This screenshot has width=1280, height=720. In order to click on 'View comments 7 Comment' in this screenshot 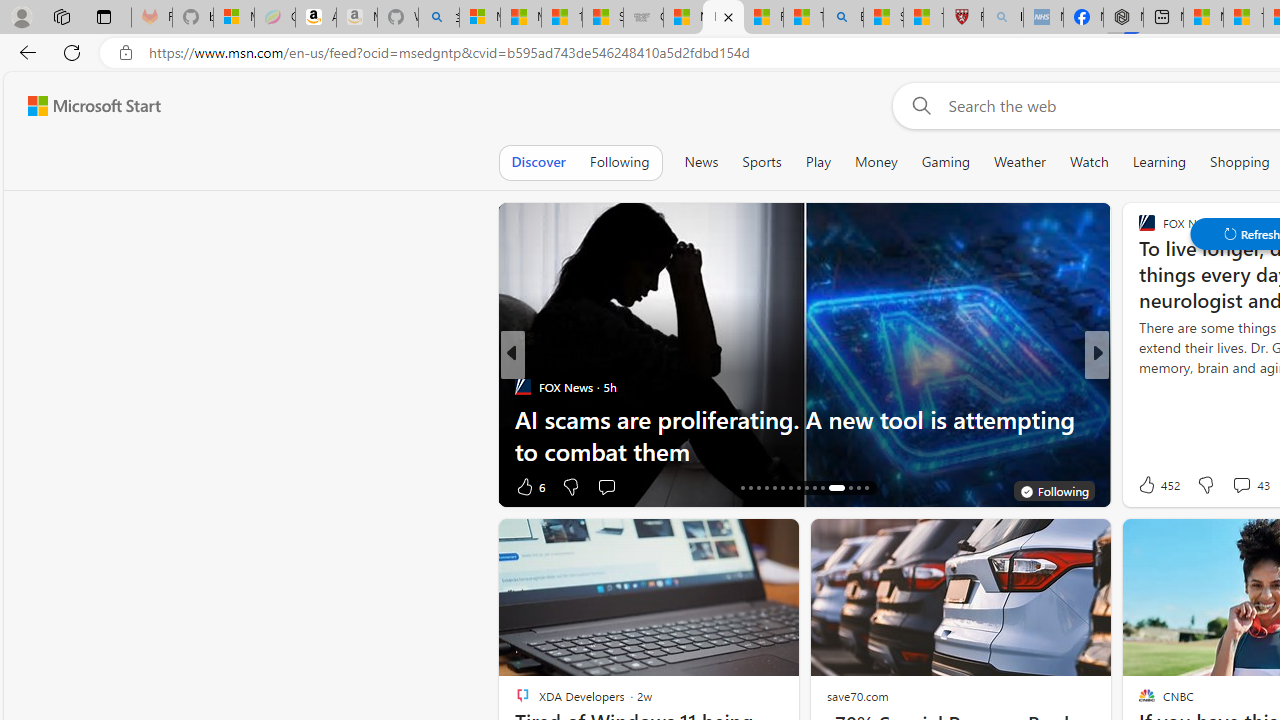, I will do `click(1234, 486)`.